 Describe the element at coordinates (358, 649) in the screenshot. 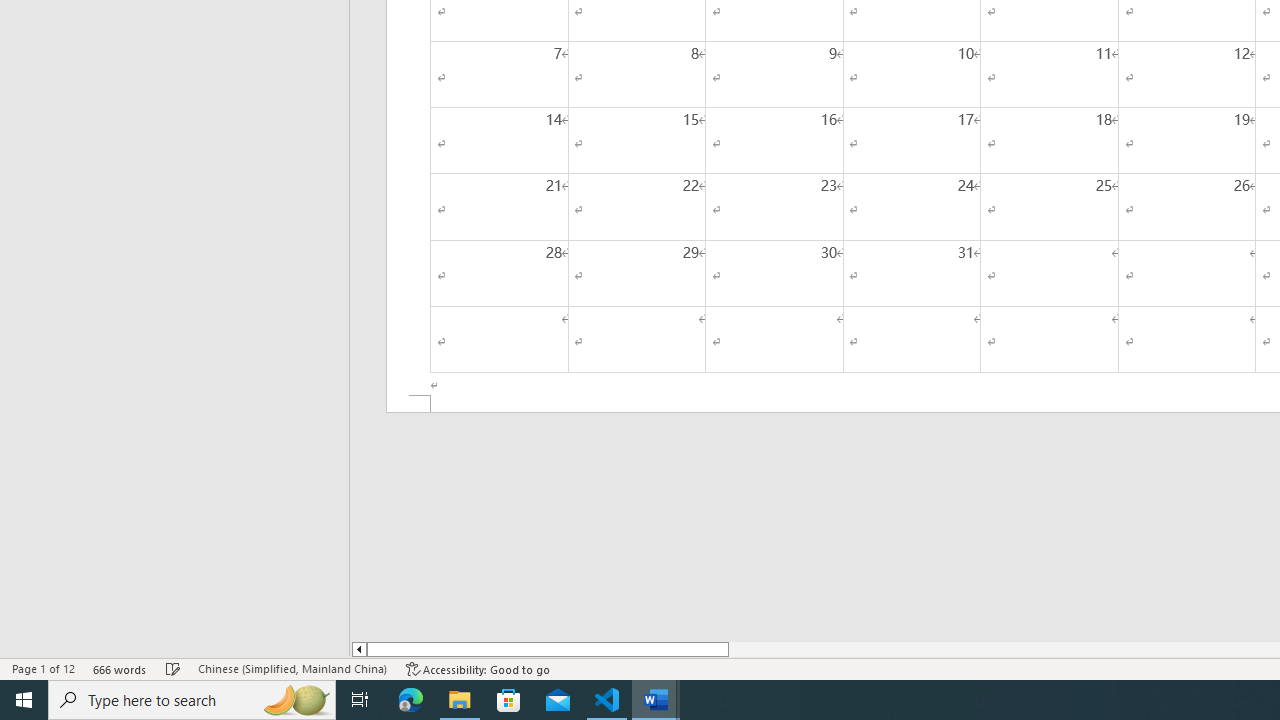

I see `'Column left'` at that location.